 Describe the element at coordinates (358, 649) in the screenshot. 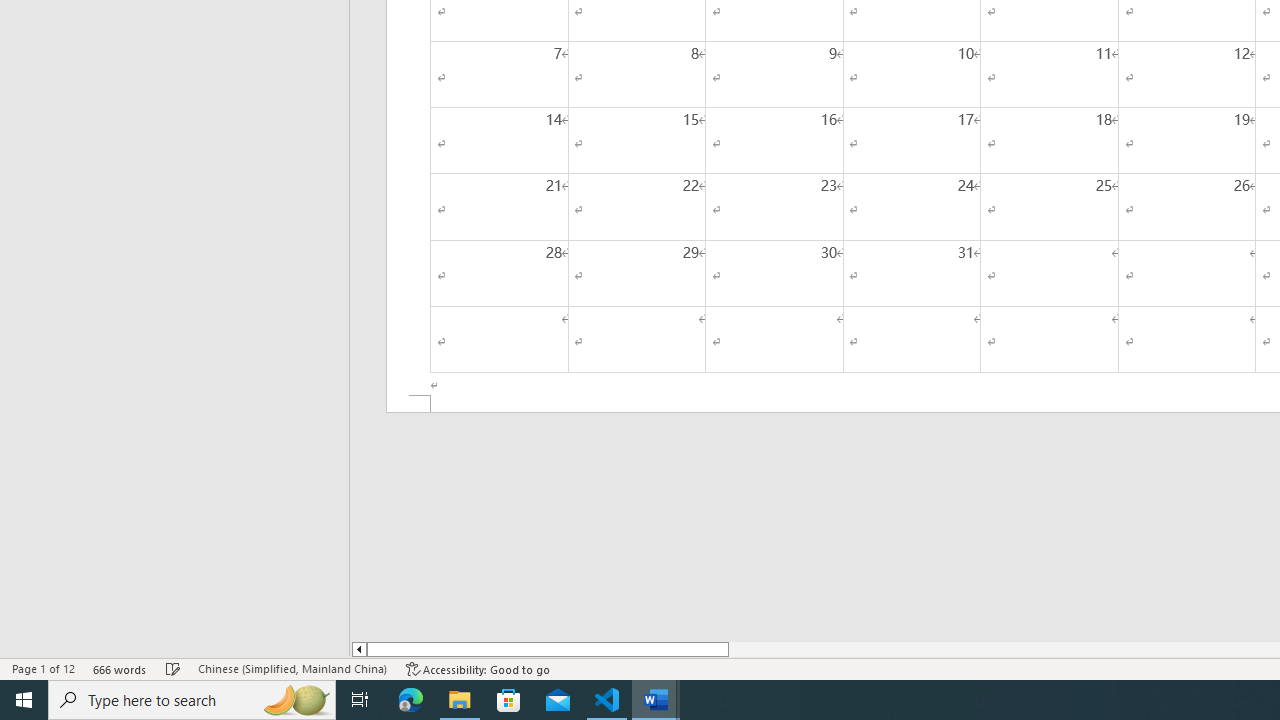

I see `'Column left'` at that location.